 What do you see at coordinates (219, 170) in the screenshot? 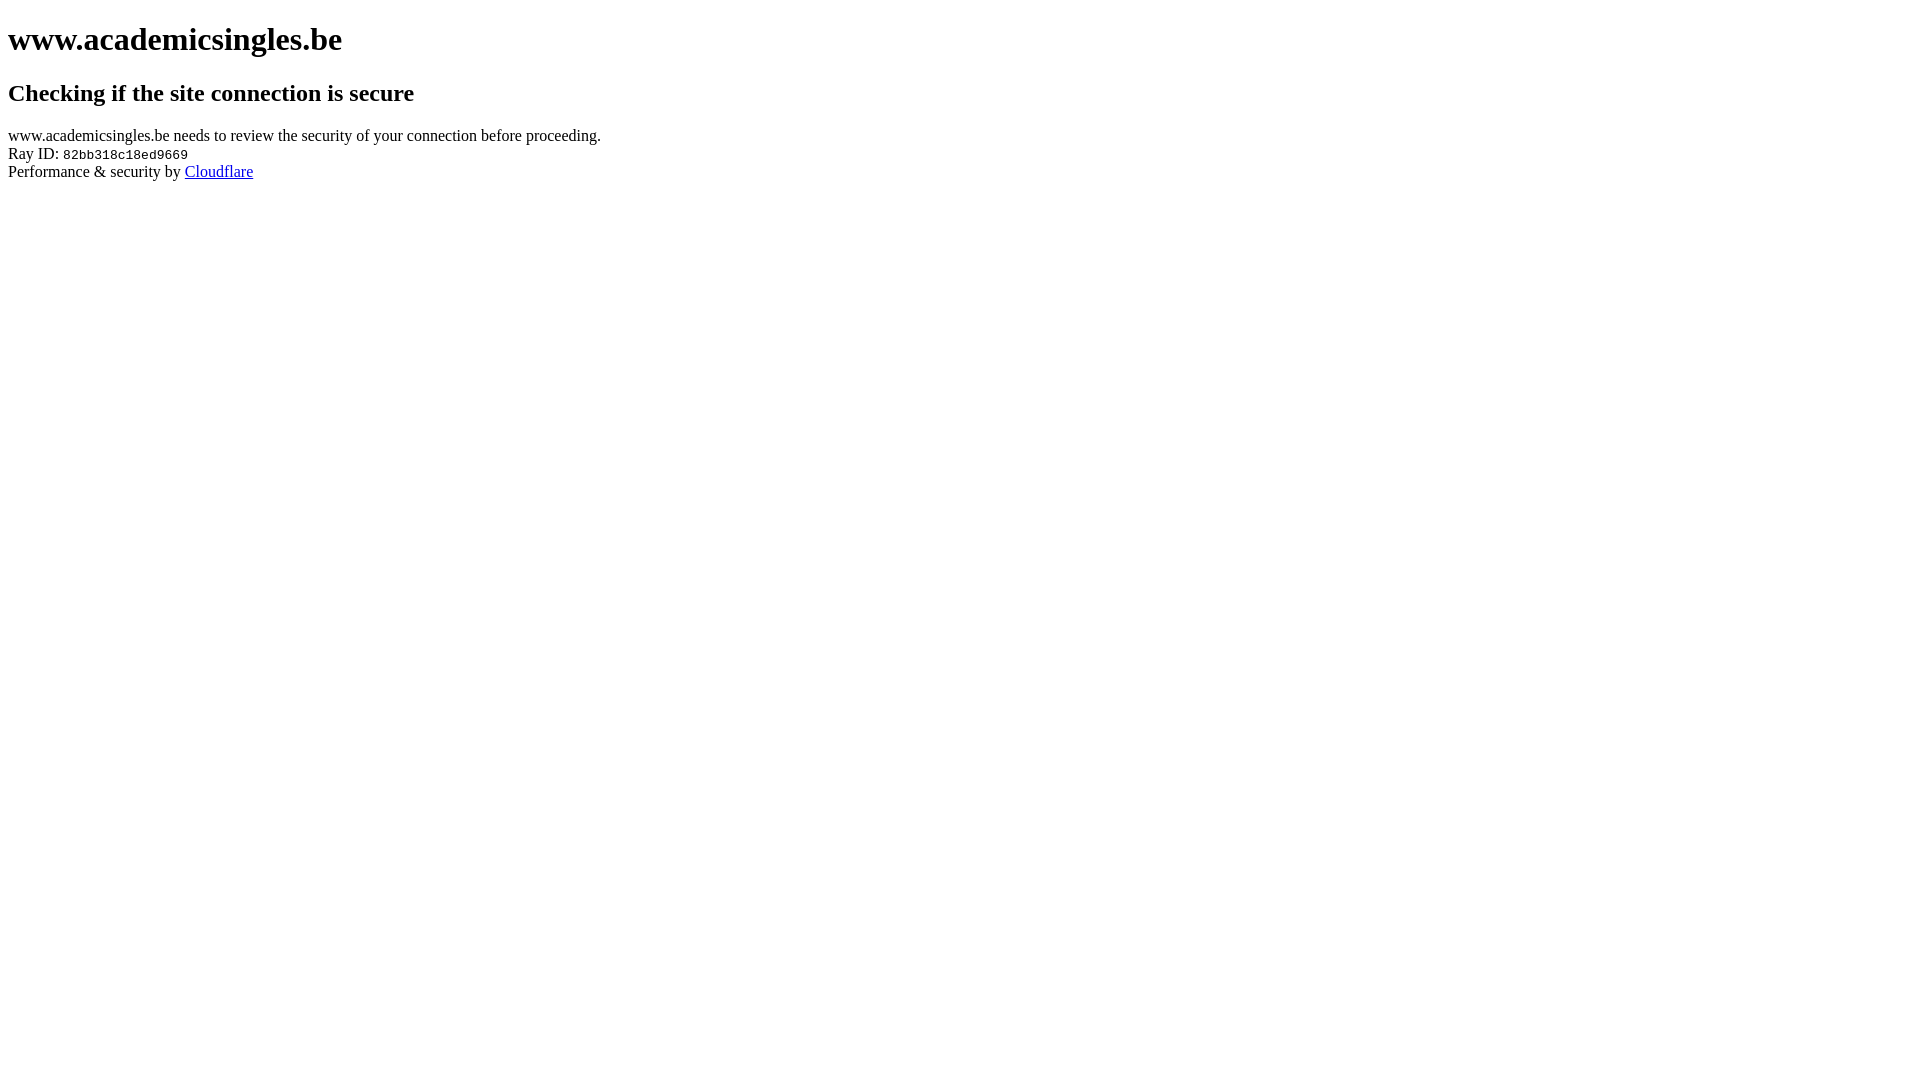
I see `'Cloudflare'` at bounding box center [219, 170].